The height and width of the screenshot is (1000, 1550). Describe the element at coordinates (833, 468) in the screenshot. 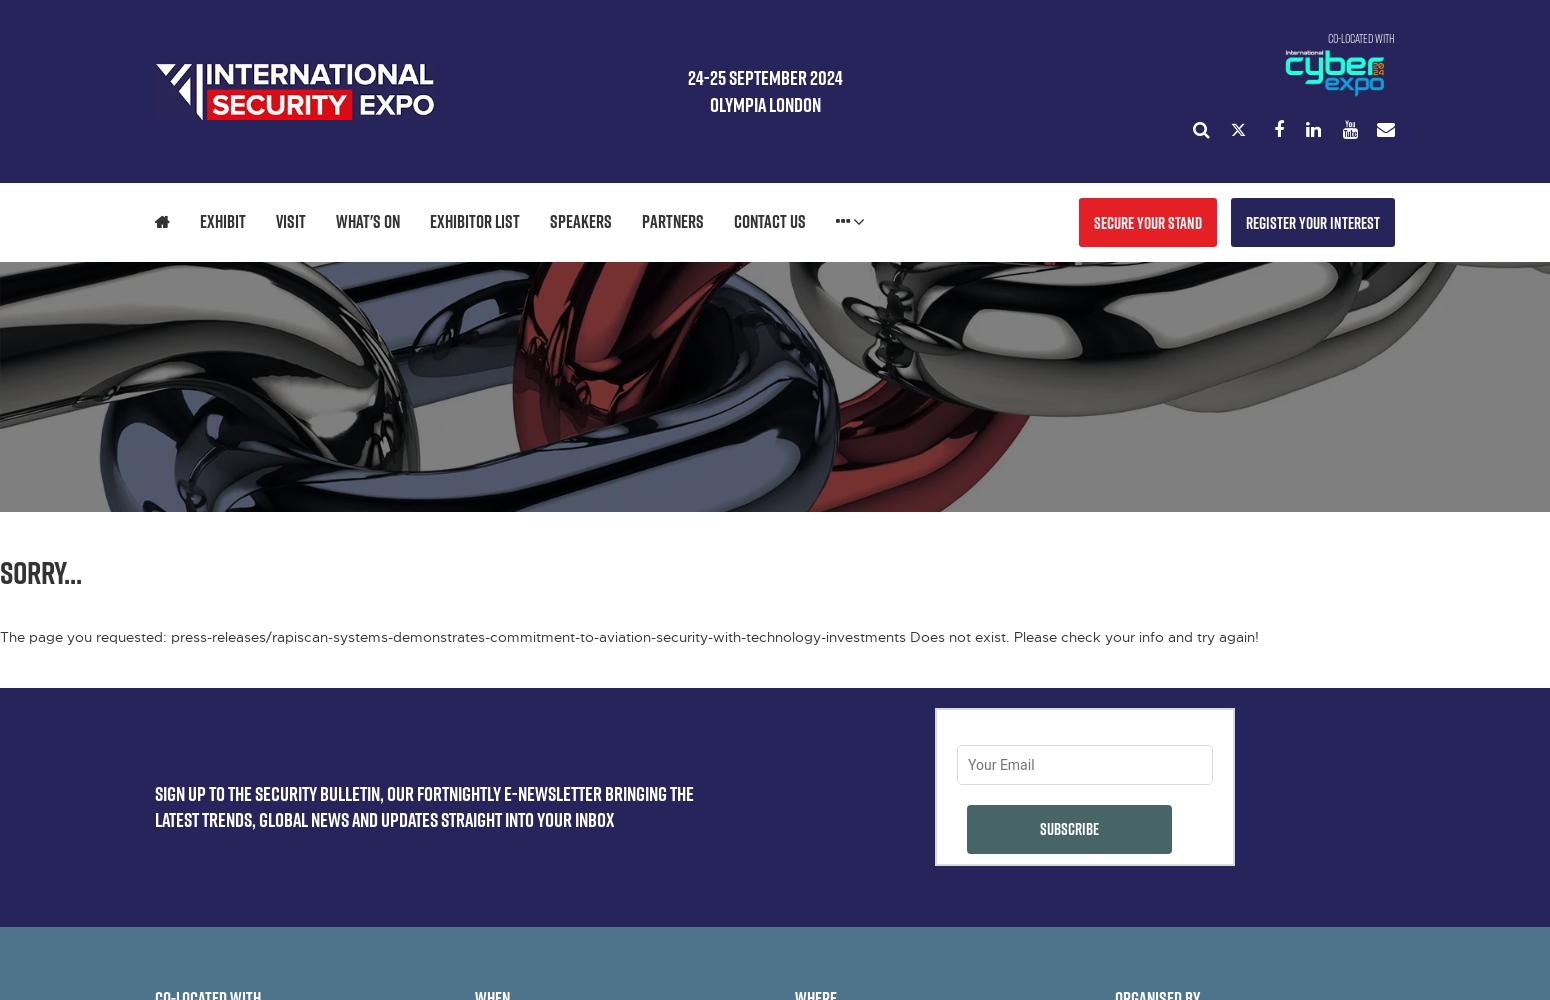

I see `'SCEG PAVILION'` at that location.